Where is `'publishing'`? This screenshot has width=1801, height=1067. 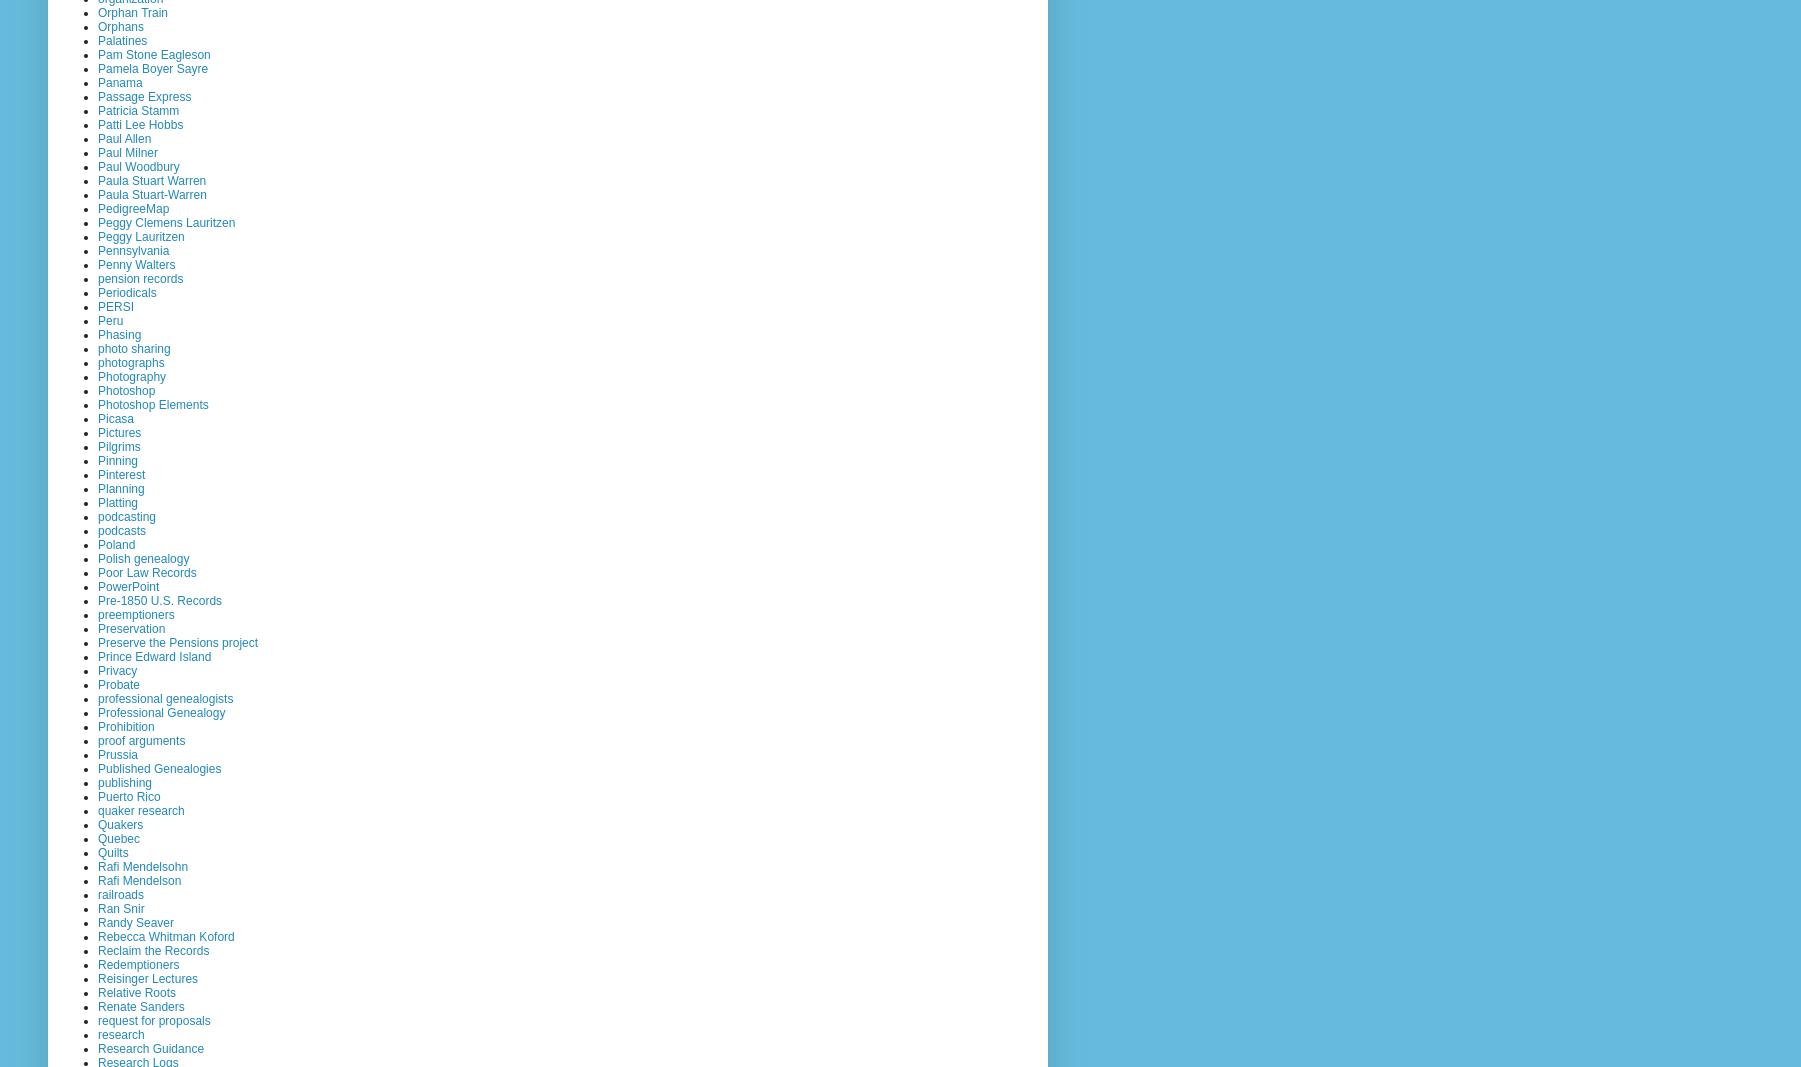
'publishing' is located at coordinates (124, 781).